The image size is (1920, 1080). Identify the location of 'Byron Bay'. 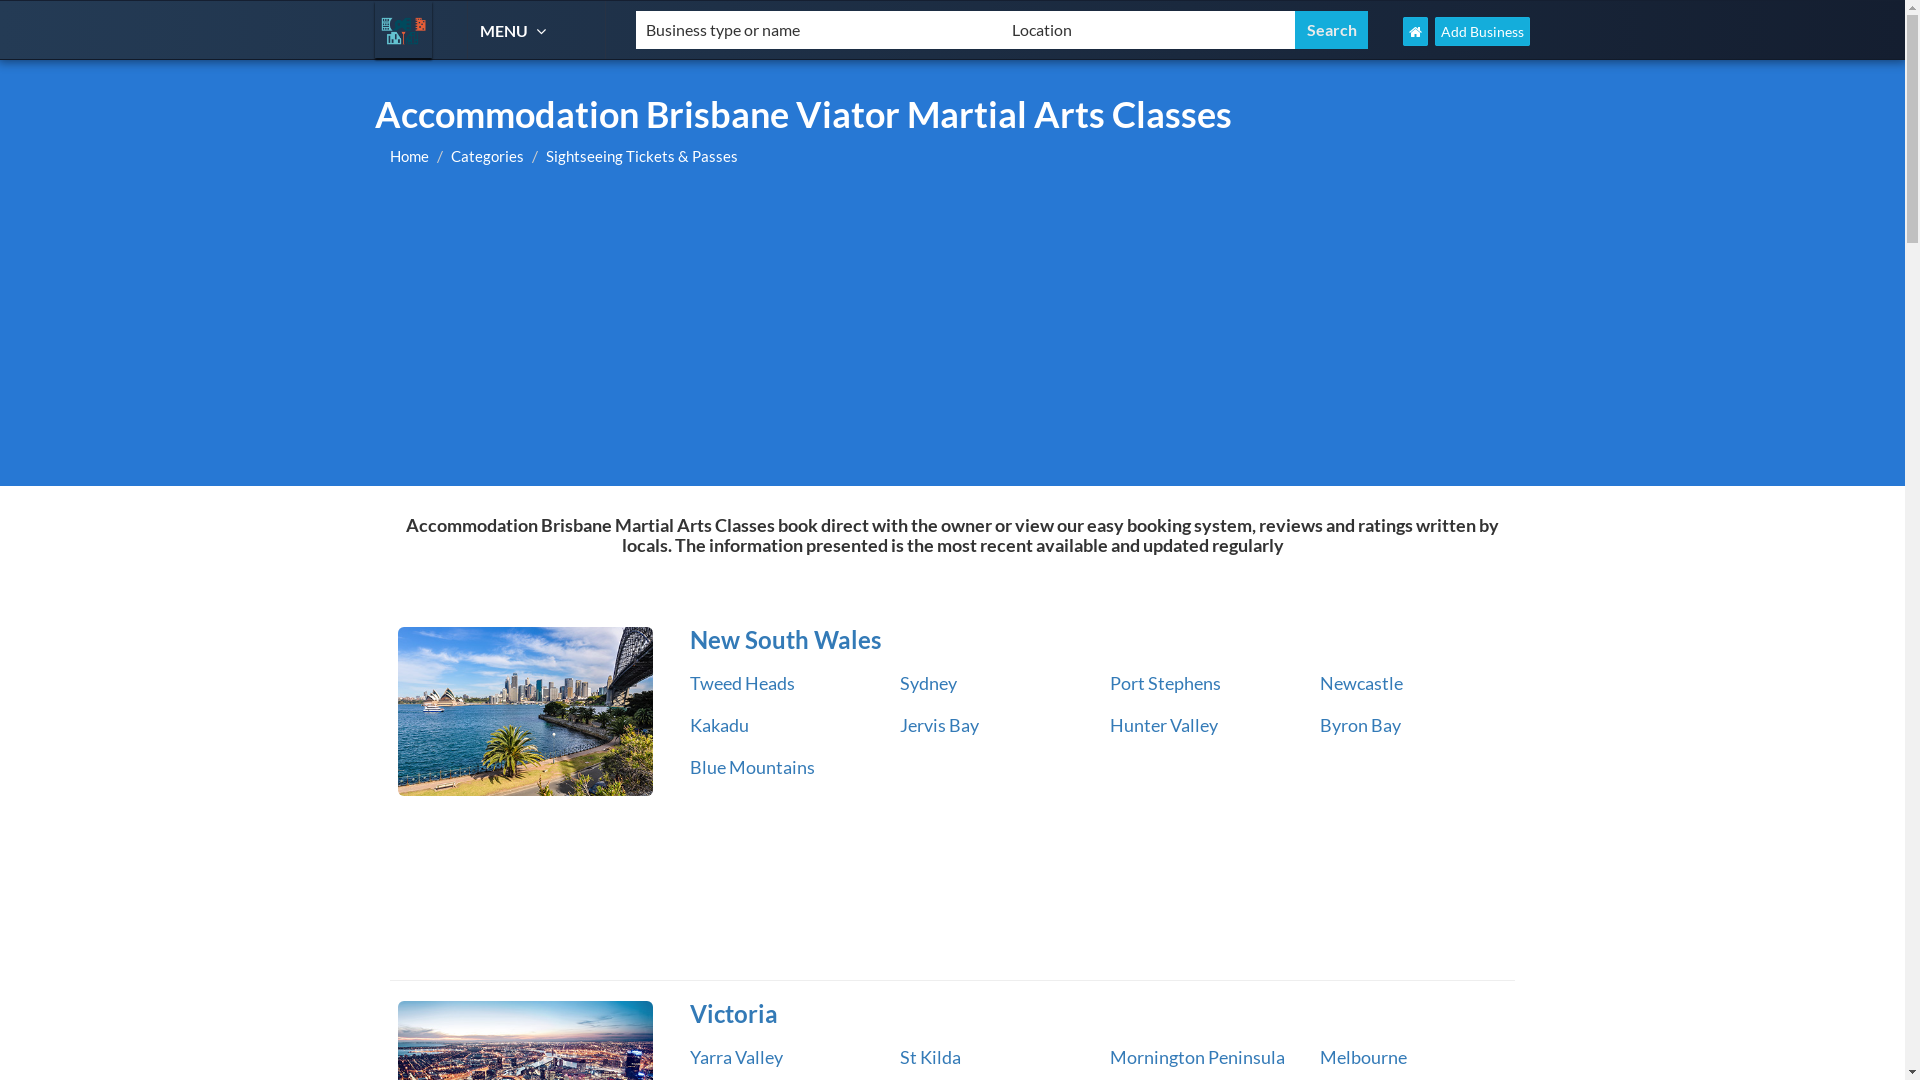
(1360, 725).